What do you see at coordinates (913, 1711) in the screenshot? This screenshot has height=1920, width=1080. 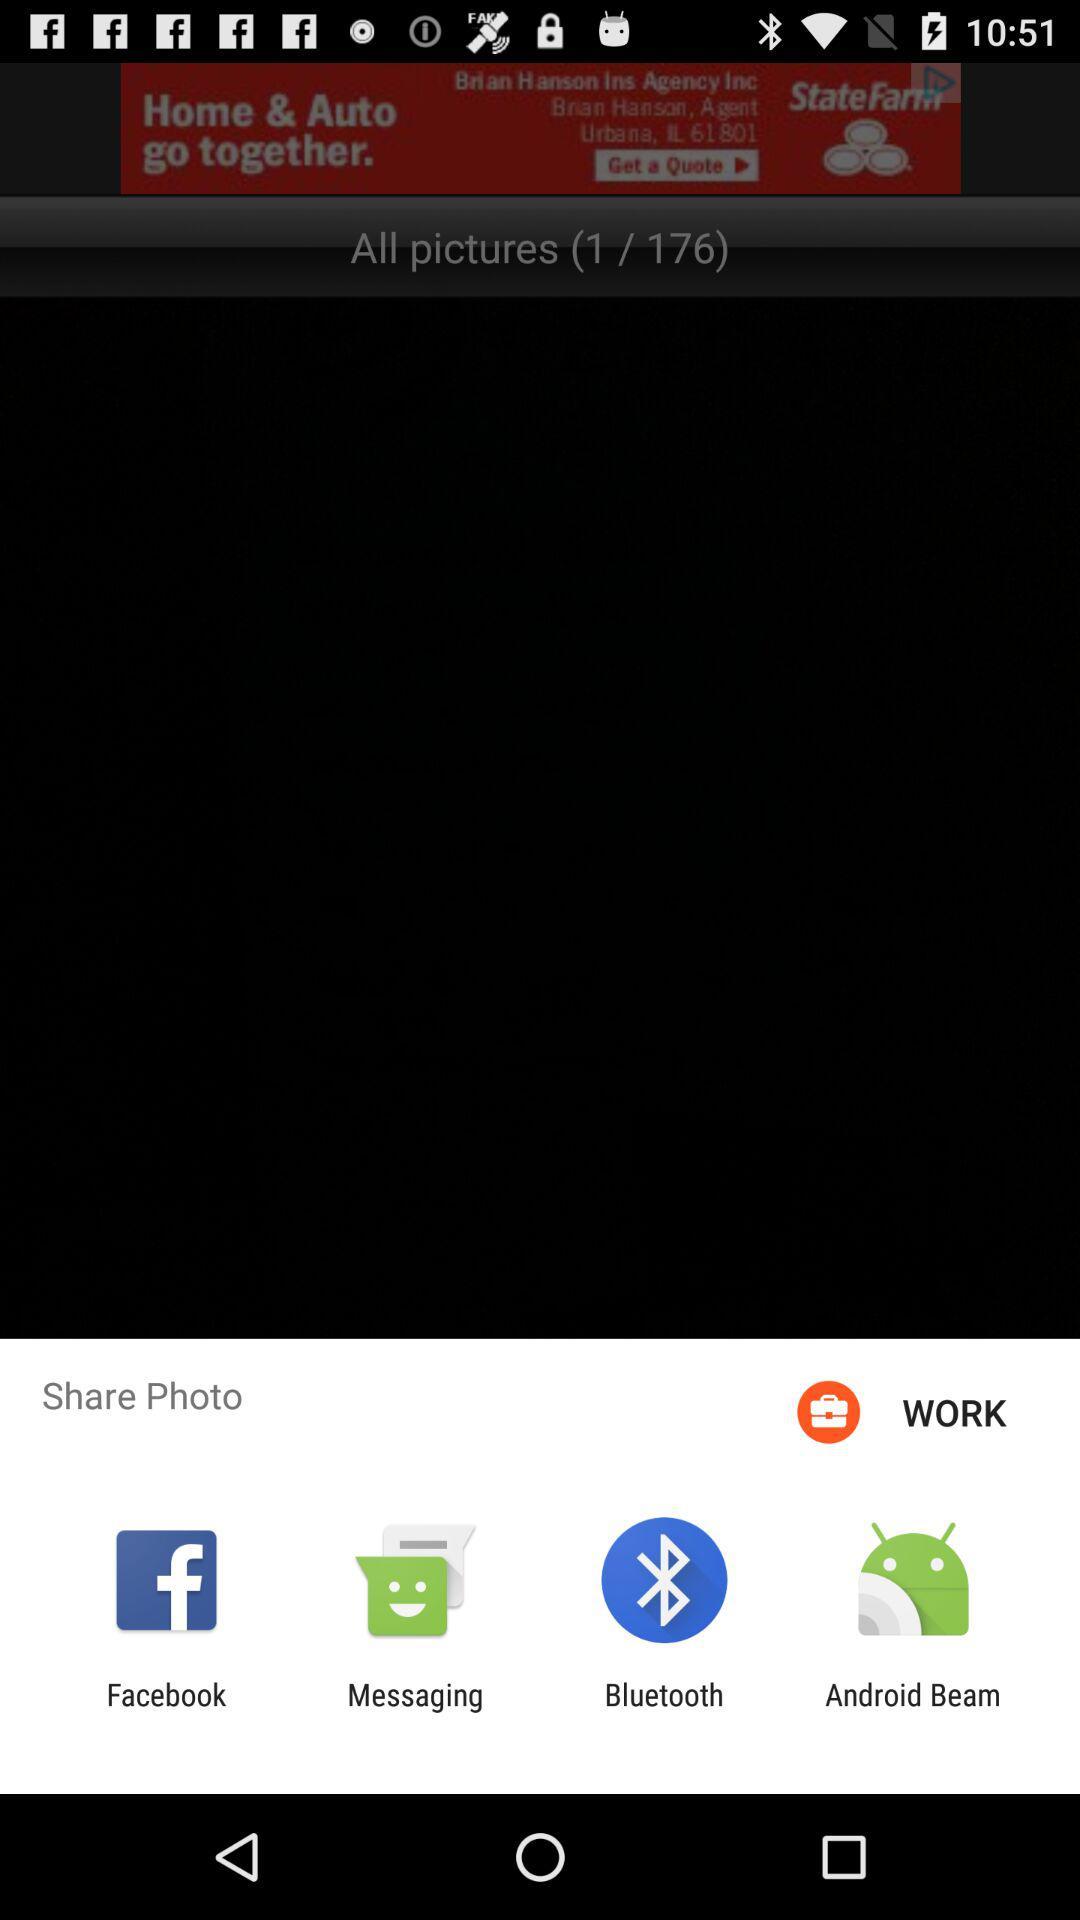 I see `the android beam app` at bounding box center [913, 1711].